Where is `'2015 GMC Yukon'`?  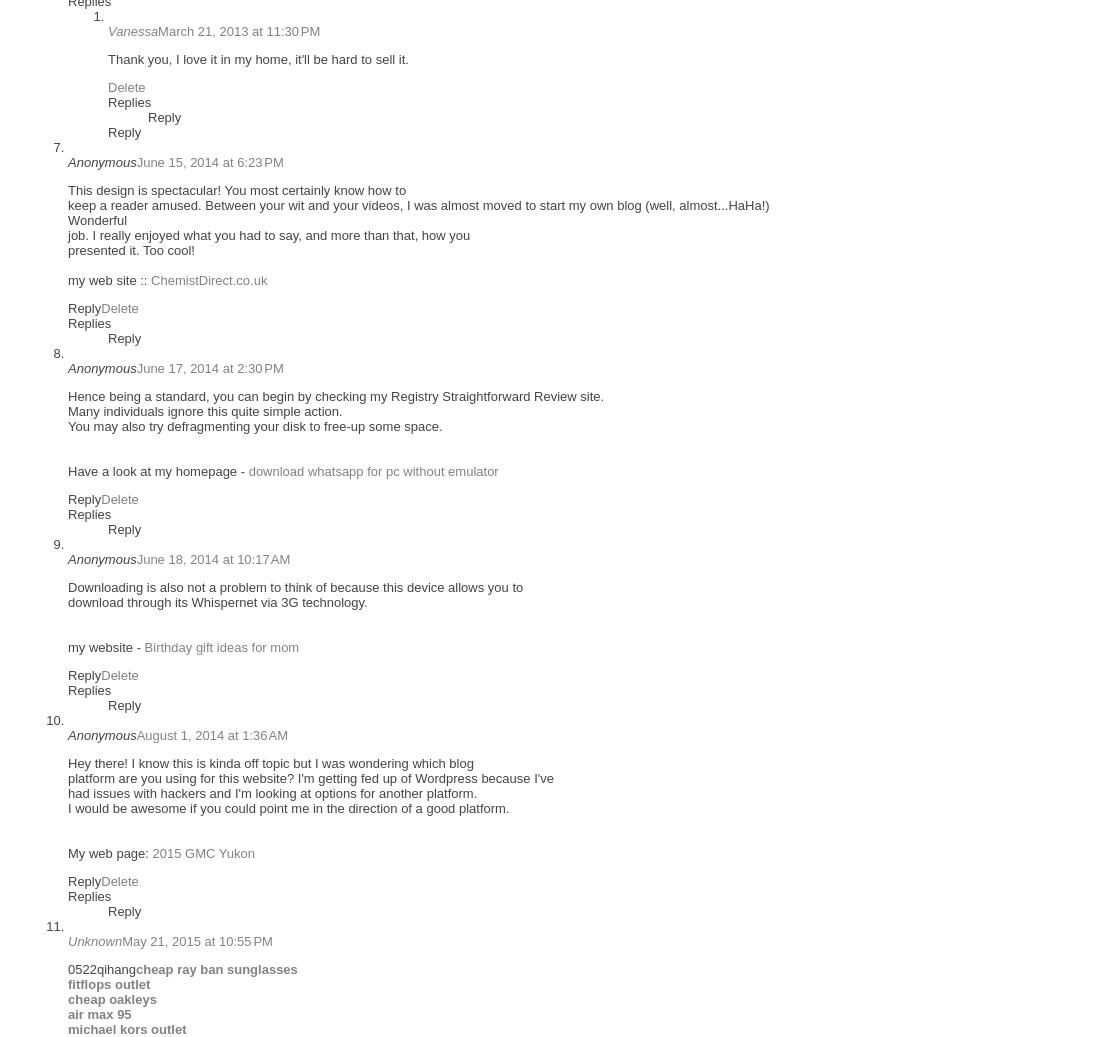 '2015 GMC Yukon' is located at coordinates (202, 853).